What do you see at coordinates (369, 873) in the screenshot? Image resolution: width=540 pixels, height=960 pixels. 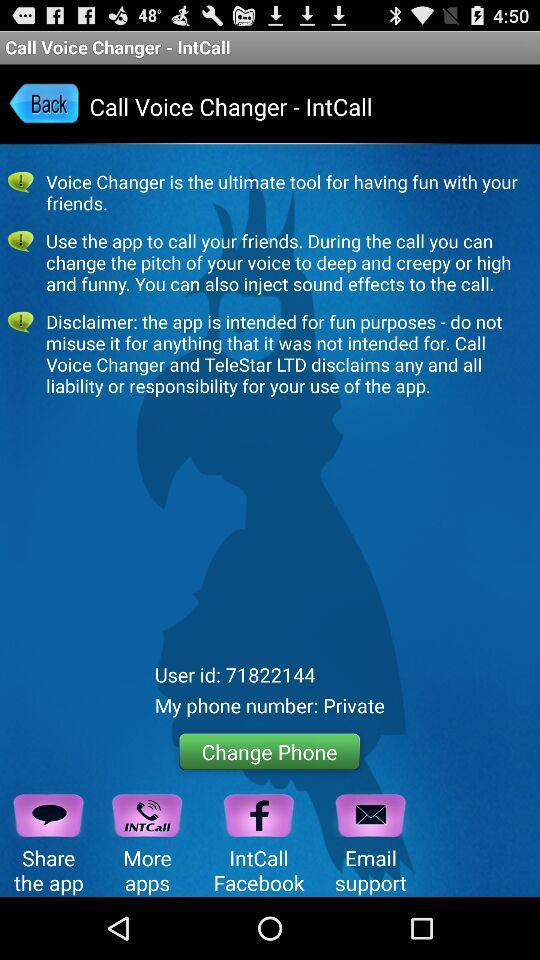 I see `the email icon` at bounding box center [369, 873].